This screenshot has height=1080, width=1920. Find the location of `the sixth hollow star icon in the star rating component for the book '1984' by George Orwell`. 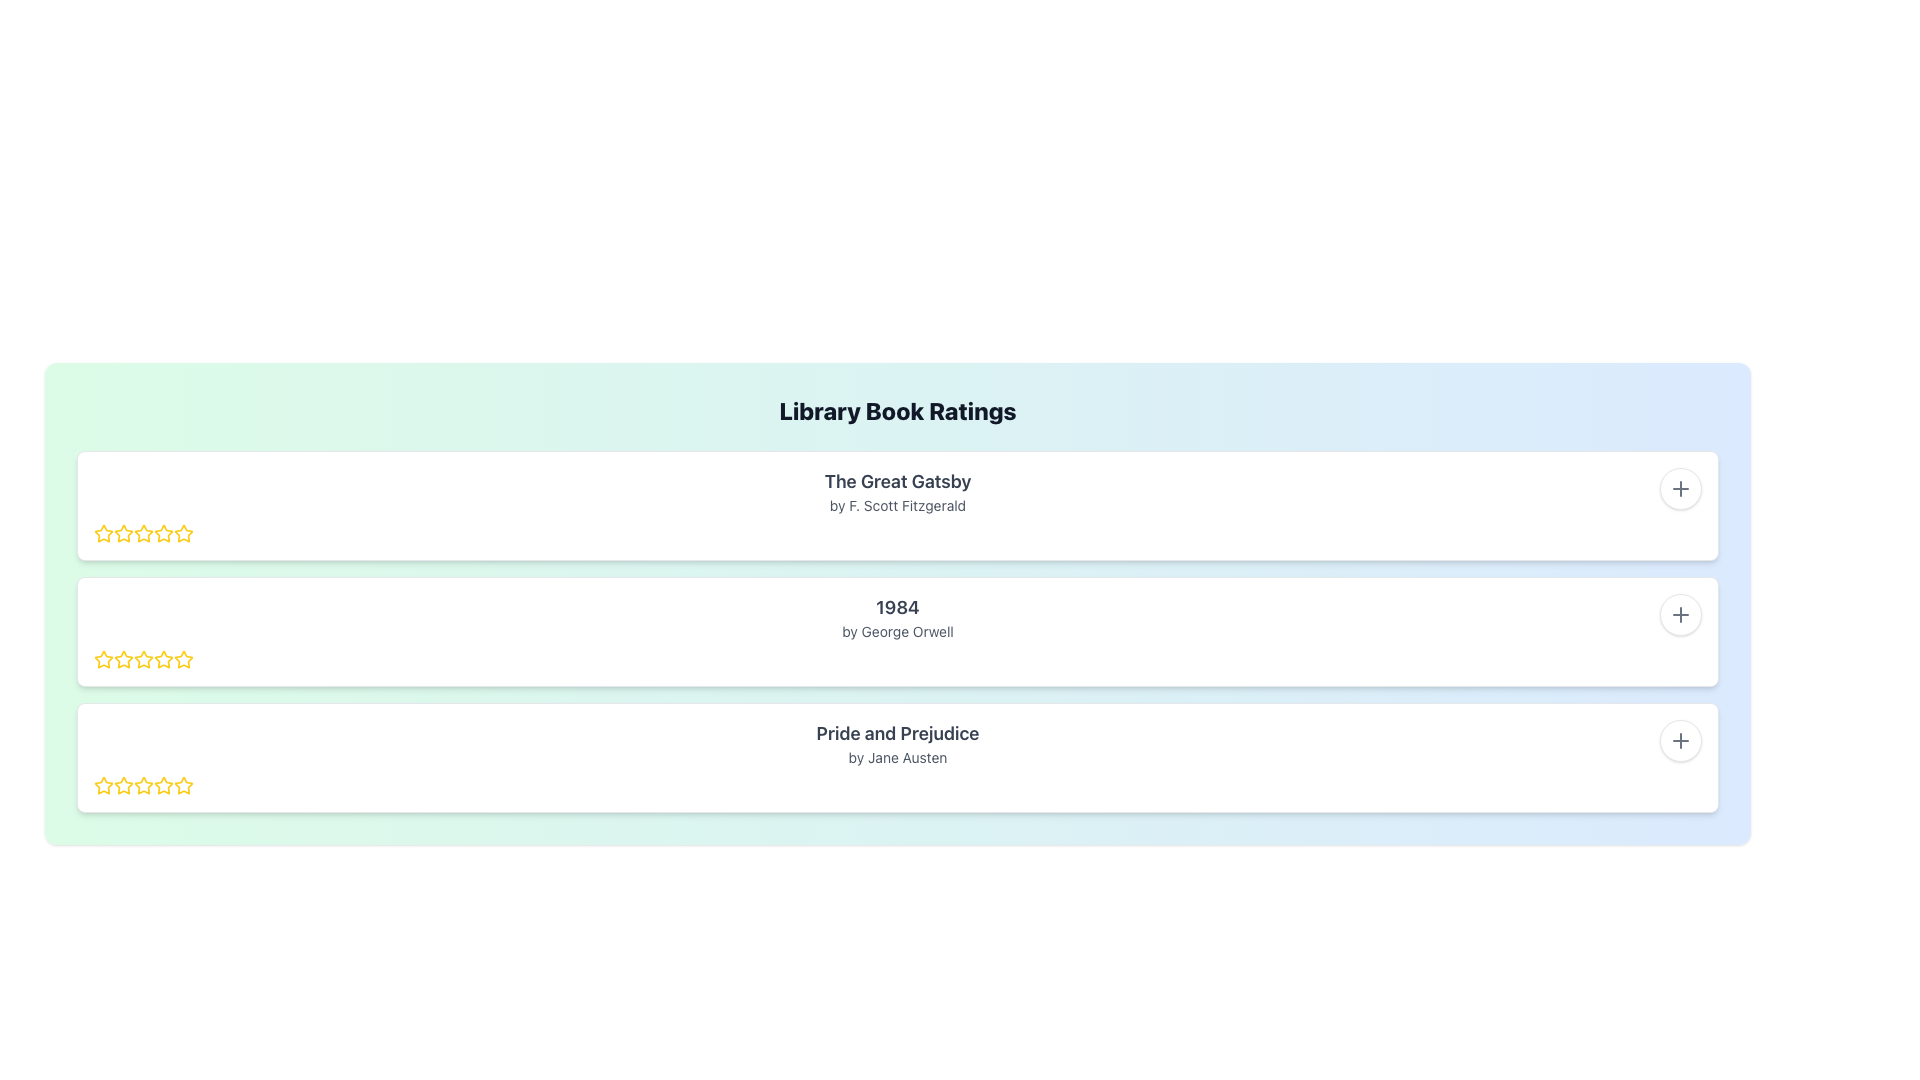

the sixth hollow star icon in the star rating component for the book '1984' by George Orwell is located at coordinates (163, 659).